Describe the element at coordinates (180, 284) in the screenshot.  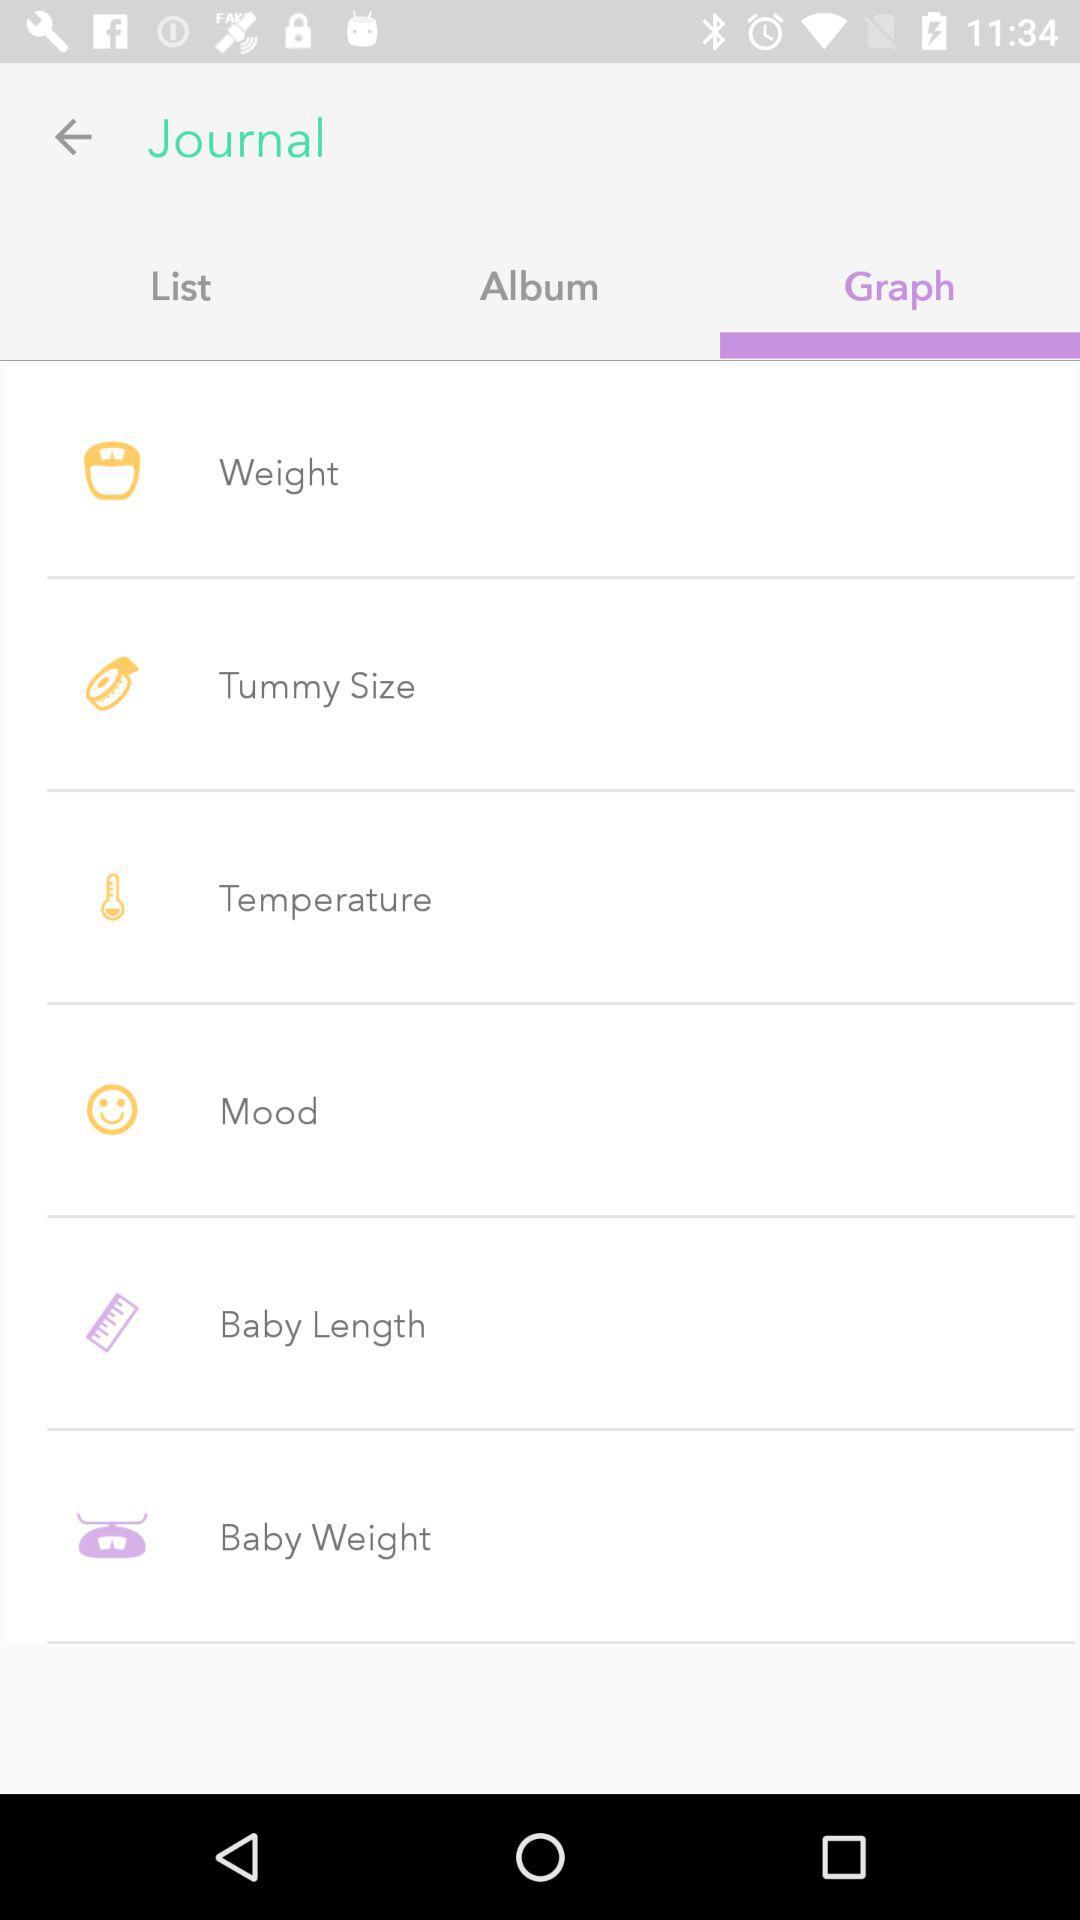
I see `the list app` at that location.